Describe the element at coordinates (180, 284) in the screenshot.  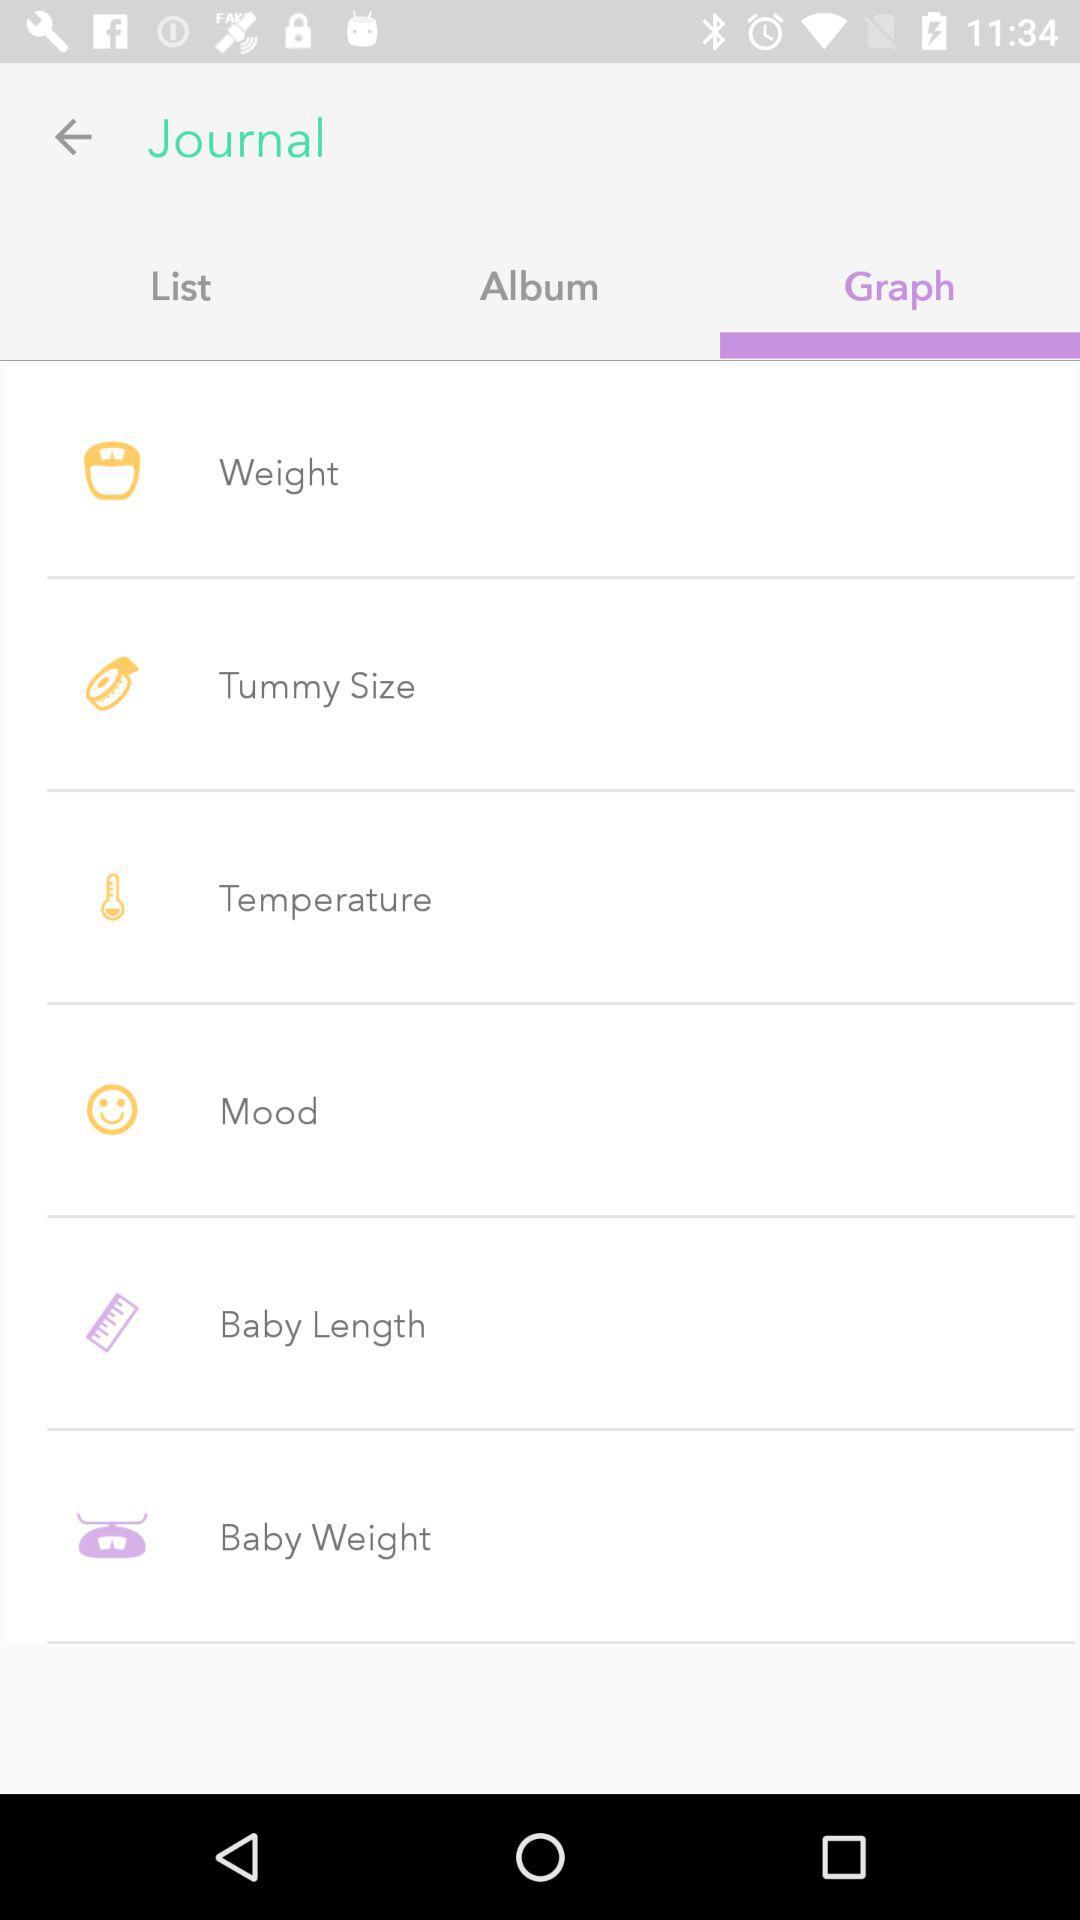
I see `the list app` at that location.